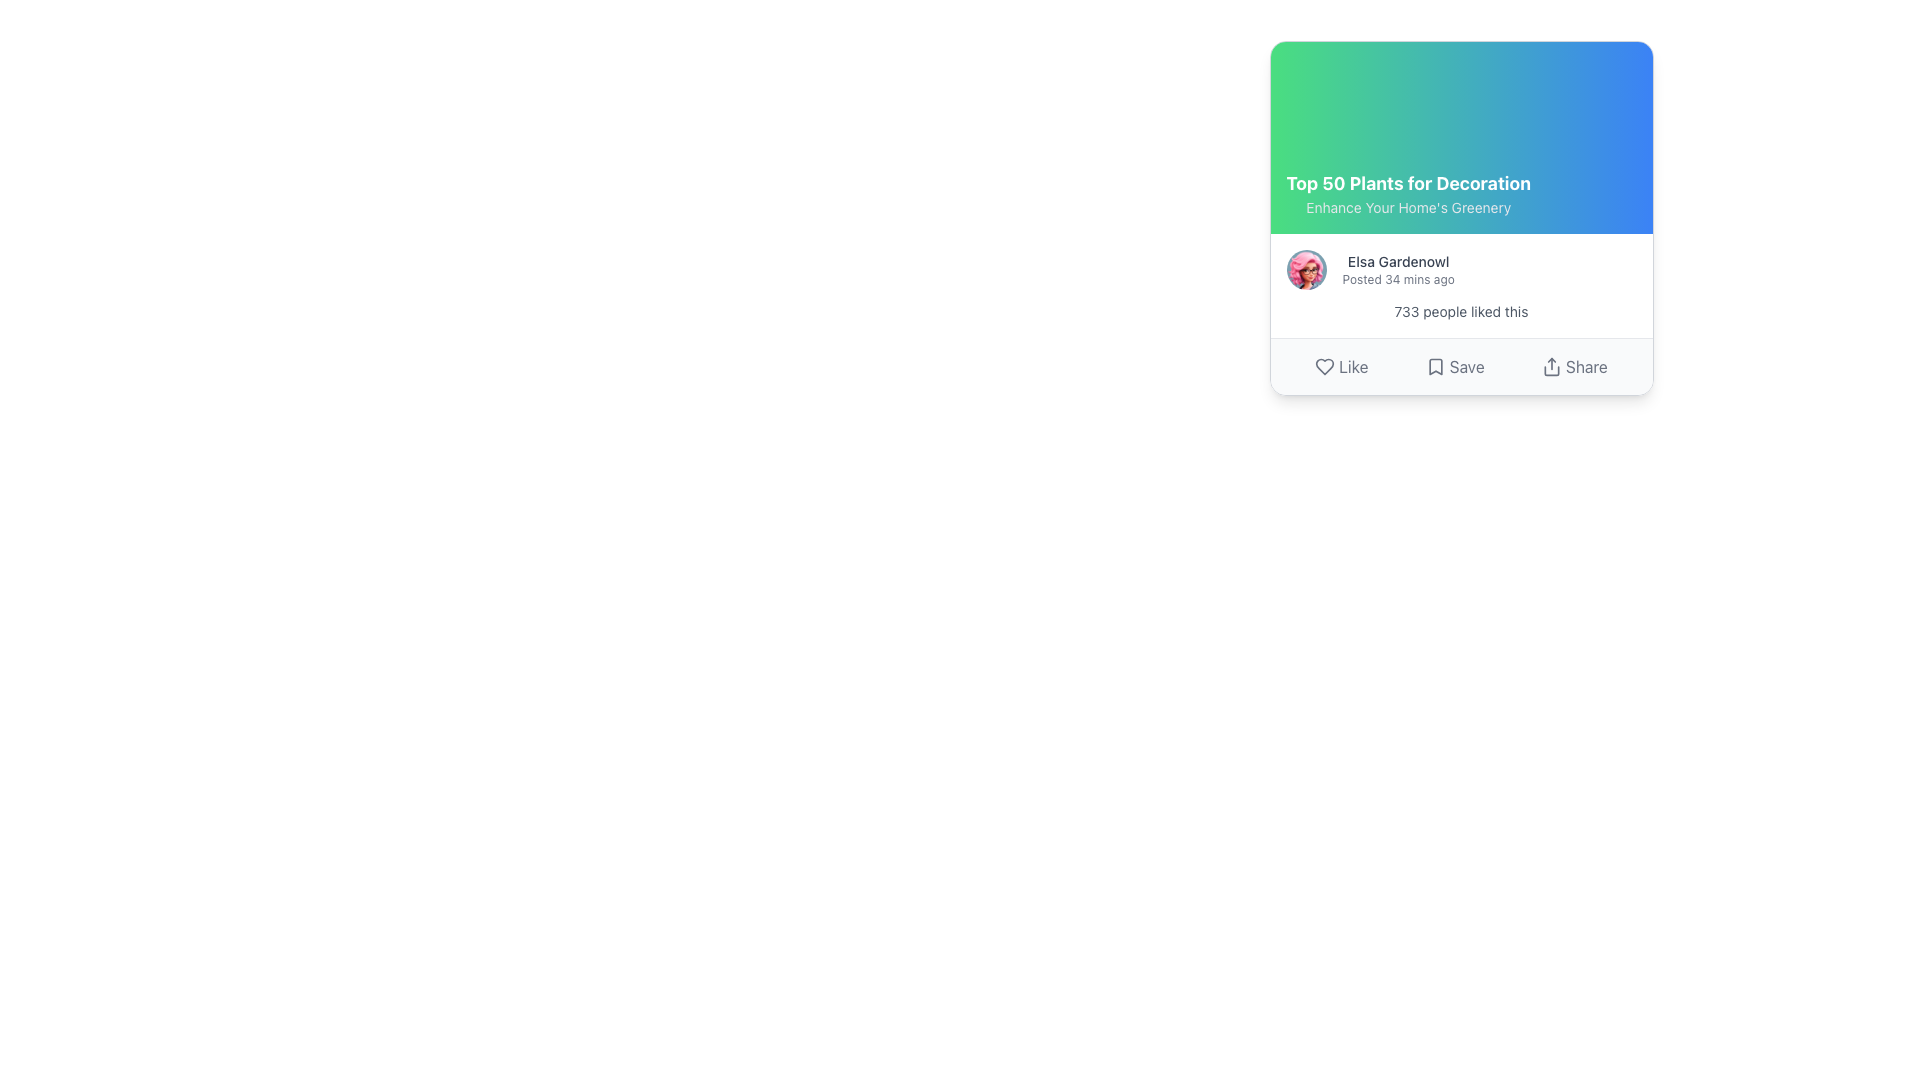 The height and width of the screenshot is (1080, 1920). I want to click on the Text Label displaying the author's name located in the top-mid section of the content card, positioned directly above the text 'Posted 34 mins ago', so click(1397, 261).